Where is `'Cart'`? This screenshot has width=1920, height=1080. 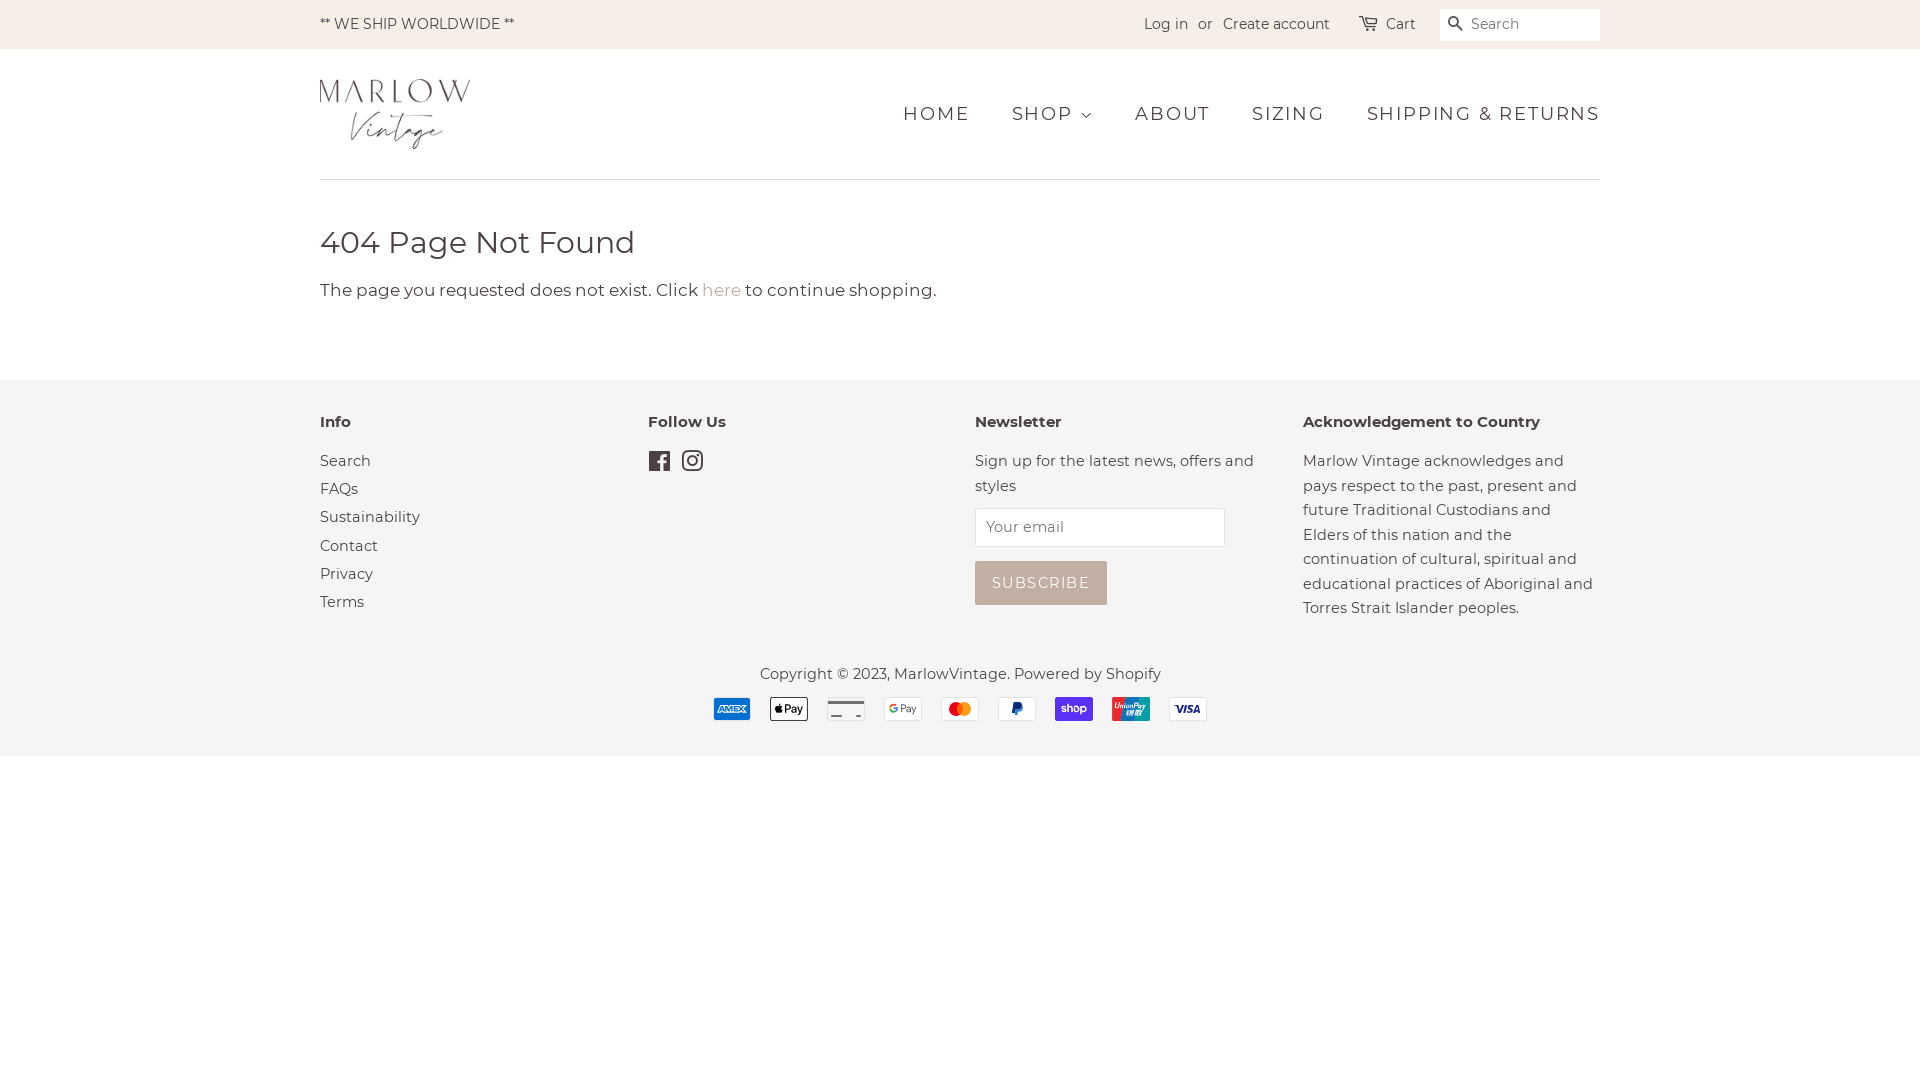 'Cart' is located at coordinates (1400, 24).